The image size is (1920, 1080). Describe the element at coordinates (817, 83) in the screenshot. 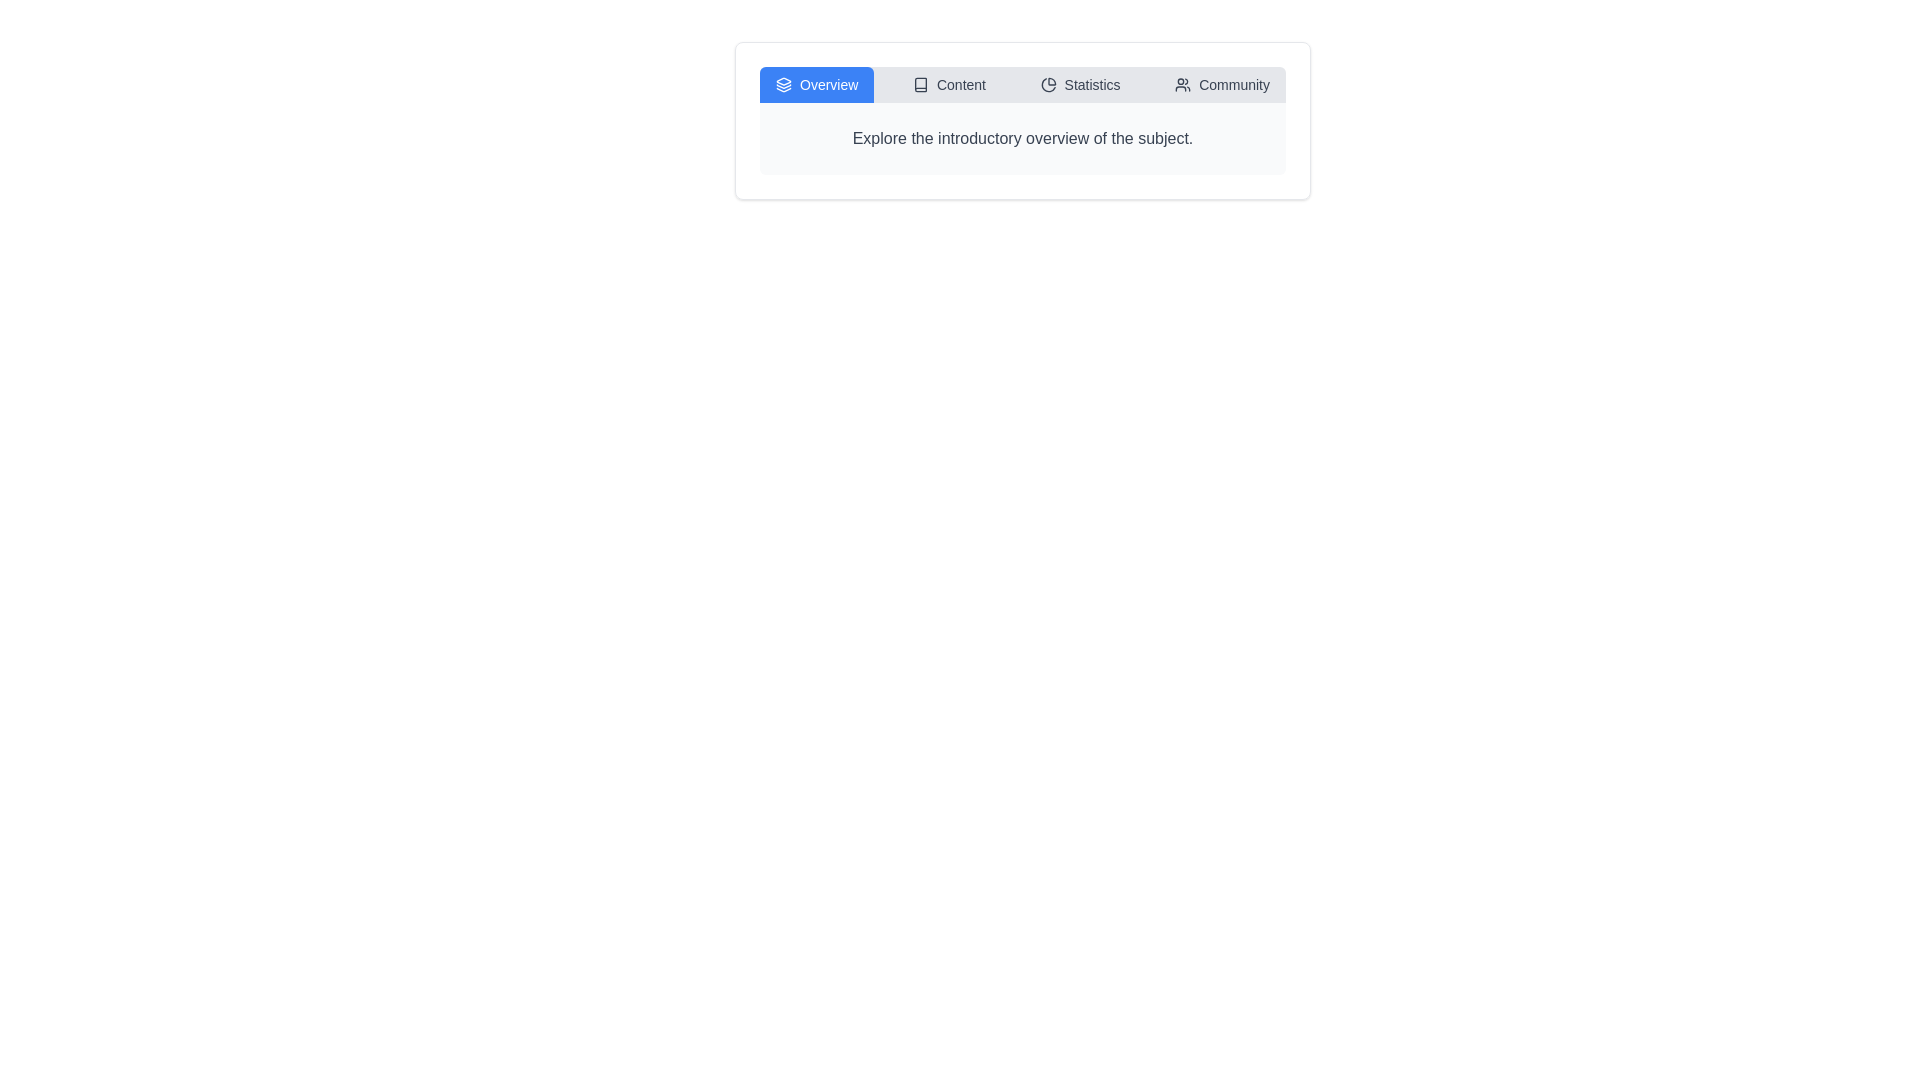

I see `the Overview tab to activate it` at that location.